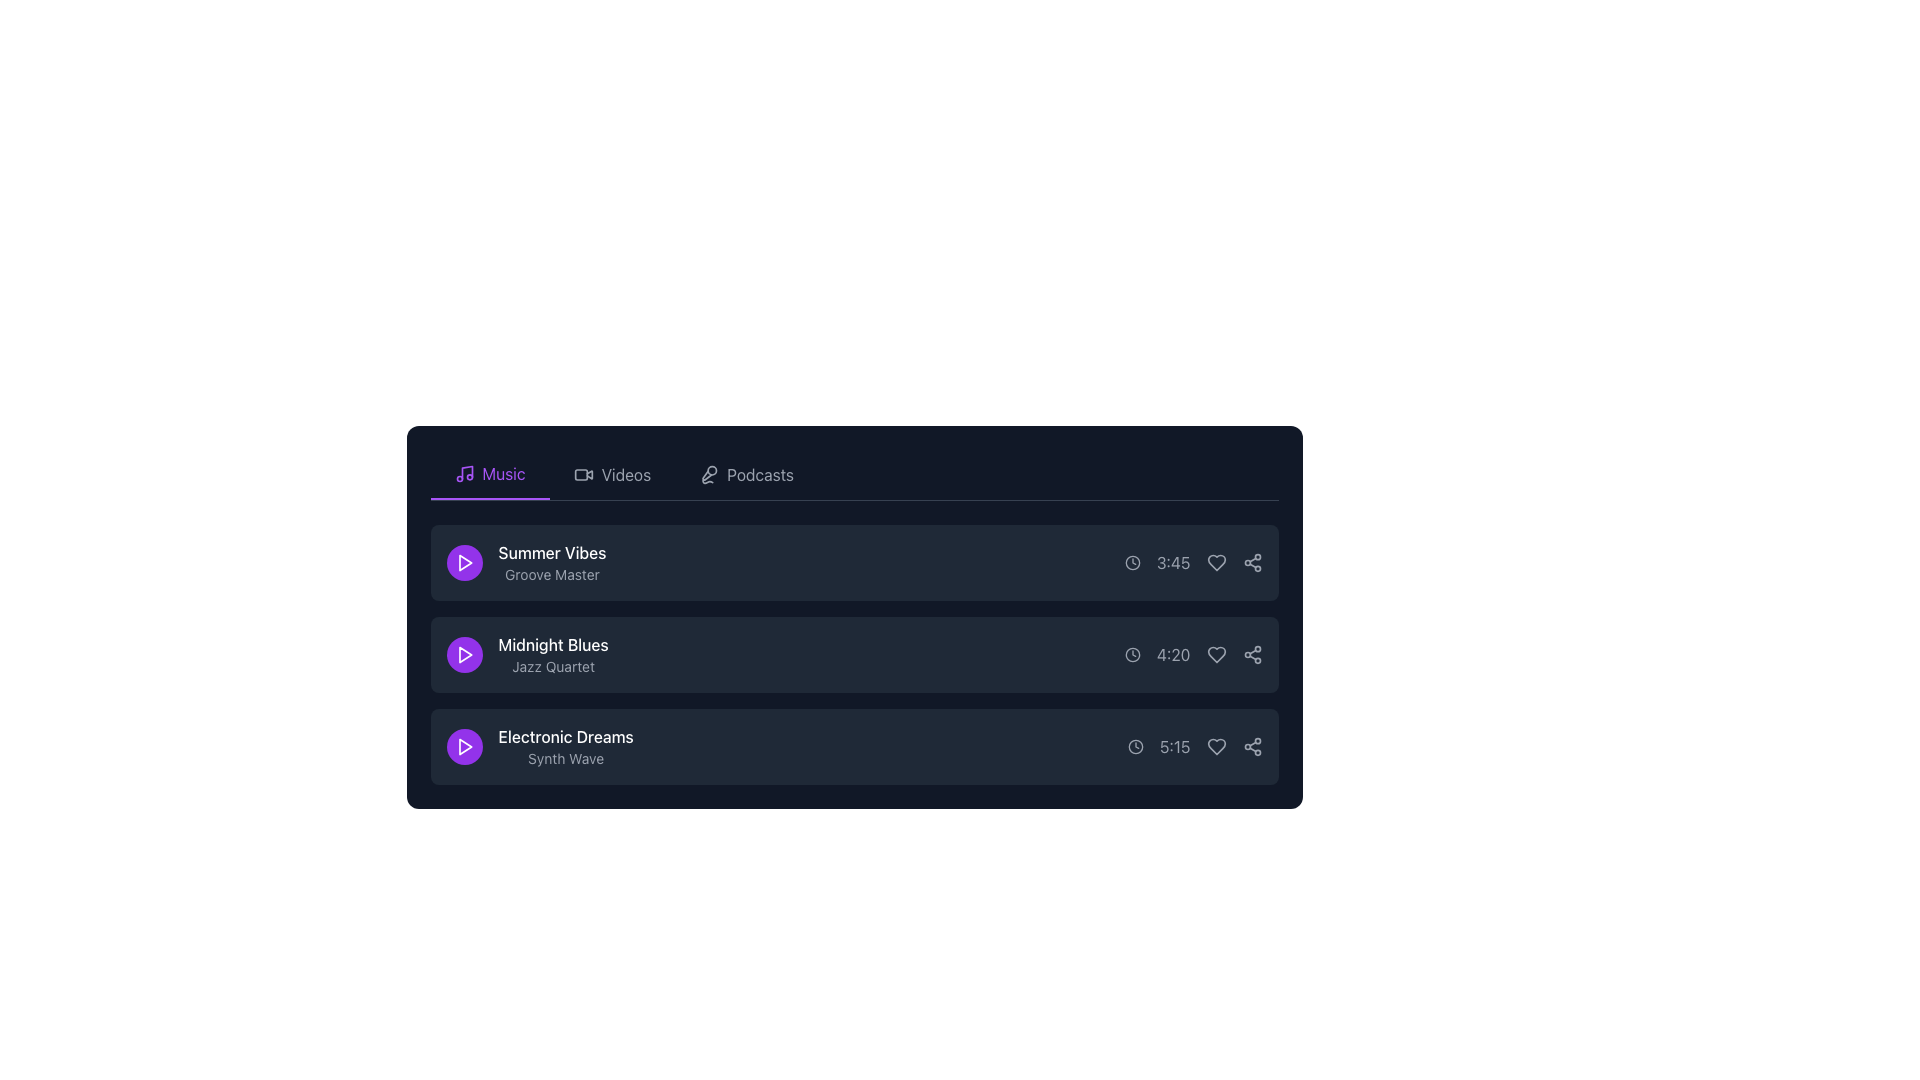  What do you see at coordinates (1173, 655) in the screenshot?
I see `the text label displaying '4:20'` at bounding box center [1173, 655].